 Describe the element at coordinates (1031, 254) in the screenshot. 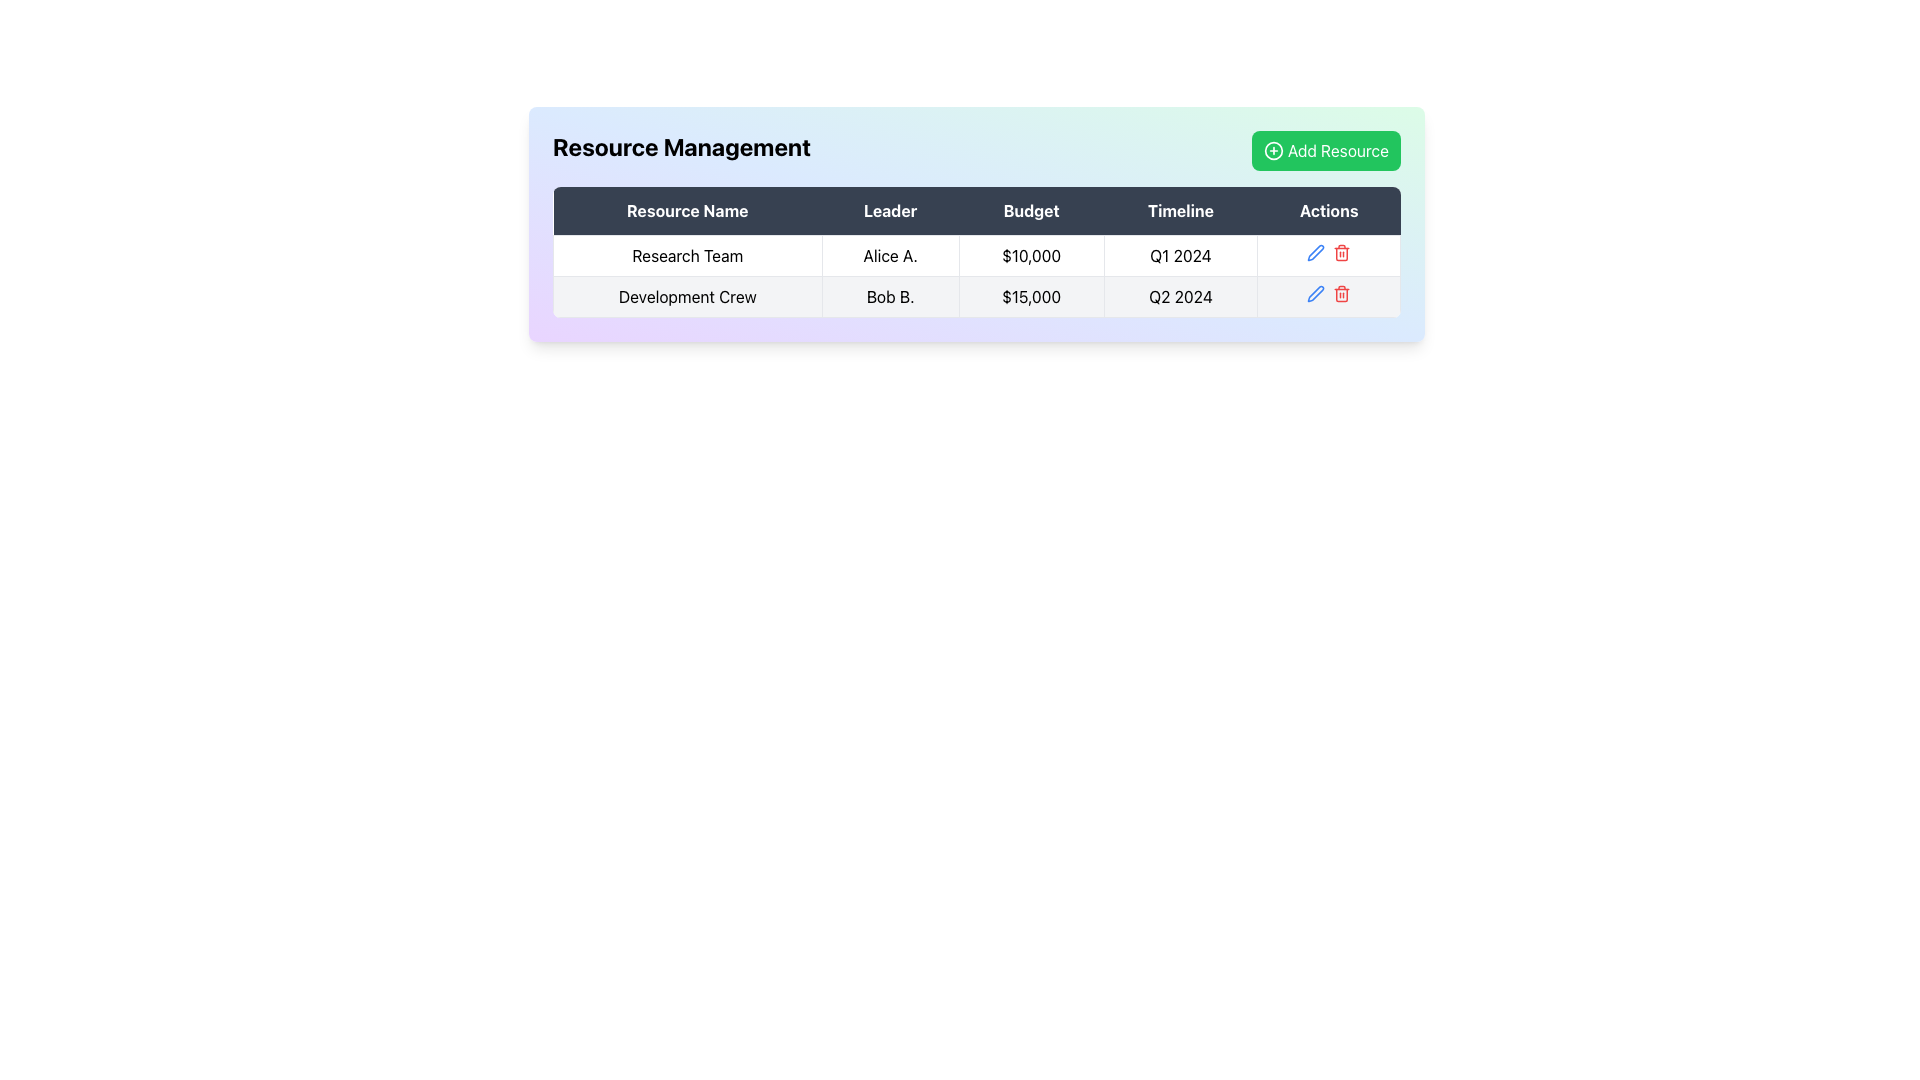

I see `the static text element displaying the bold black text '$10,000' in the Budget column of the table, which is located in the first row, positioned between 'Alice A.' and 'Q1 2024'` at that location.